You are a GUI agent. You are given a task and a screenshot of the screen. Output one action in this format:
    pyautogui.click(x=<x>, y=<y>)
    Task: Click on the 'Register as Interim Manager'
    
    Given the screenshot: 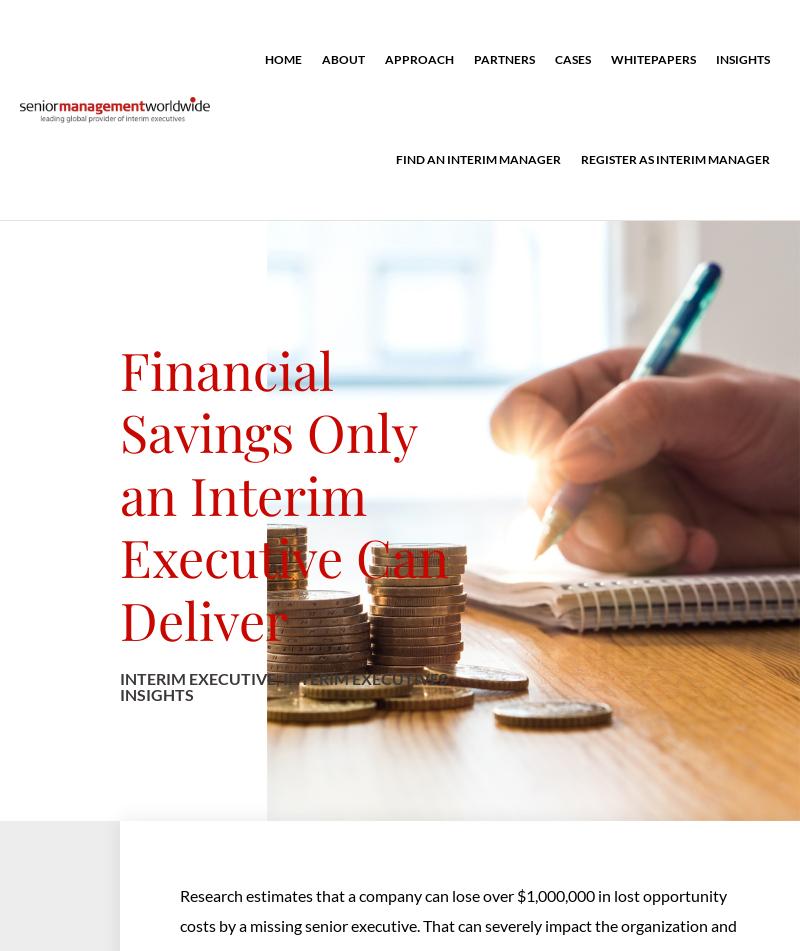 What is the action you would take?
    pyautogui.click(x=675, y=159)
    